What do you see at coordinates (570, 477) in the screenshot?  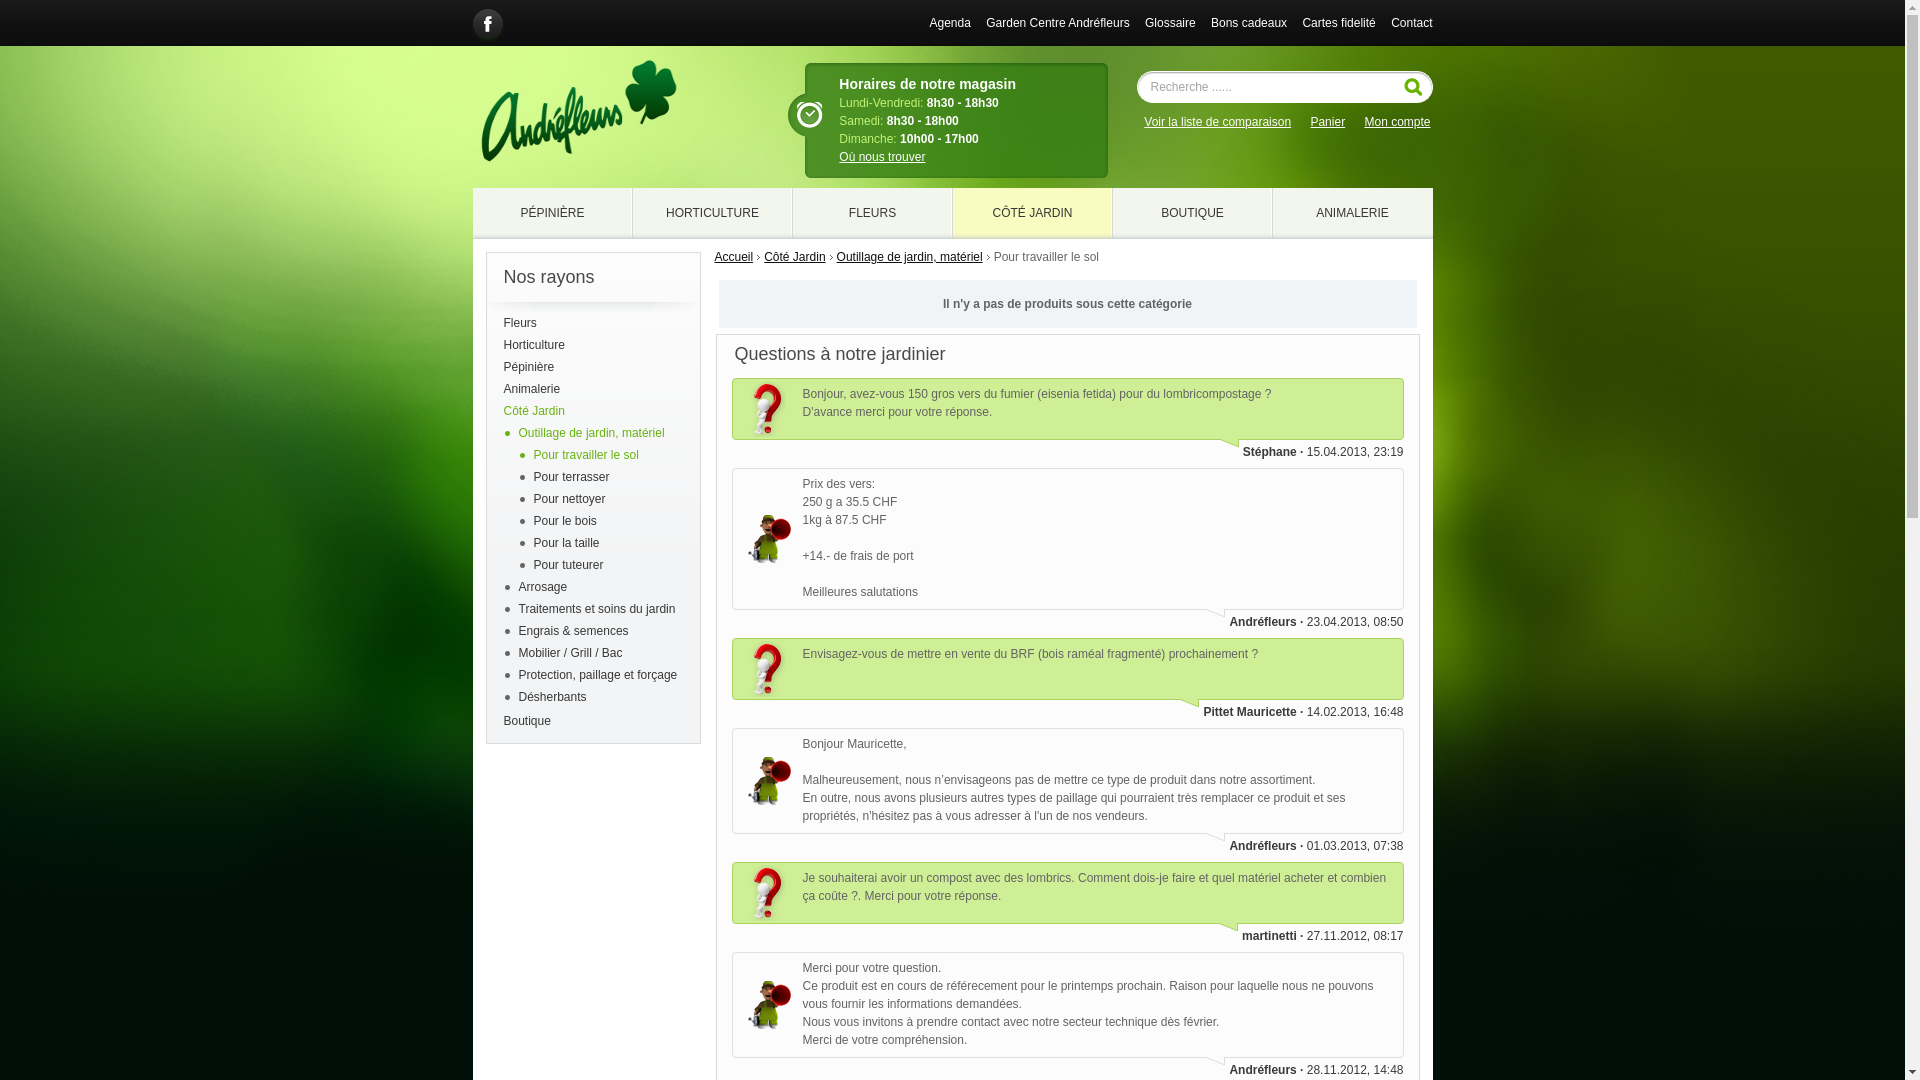 I see `'Pour terrasser'` at bounding box center [570, 477].